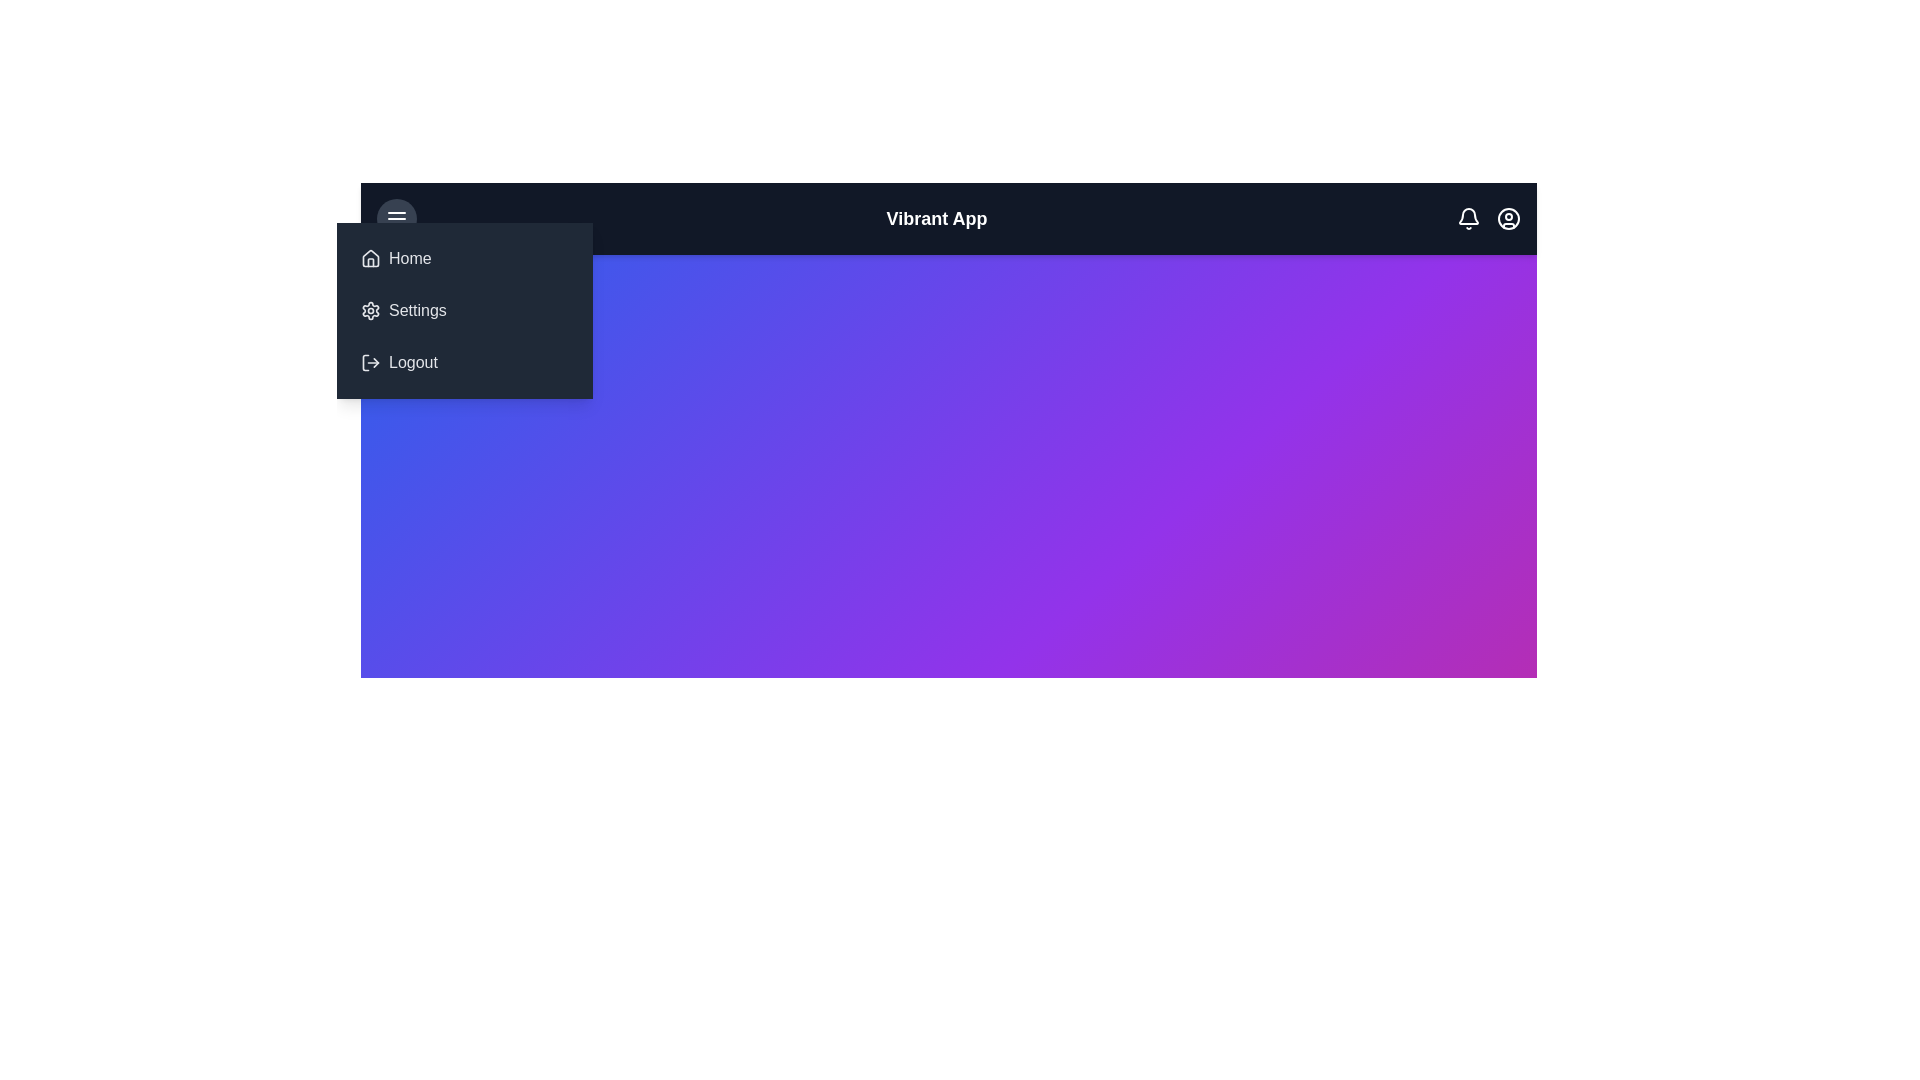 The height and width of the screenshot is (1080, 1920). What do you see at coordinates (464, 362) in the screenshot?
I see `the 'Logout' menu item in the expanded menu` at bounding box center [464, 362].